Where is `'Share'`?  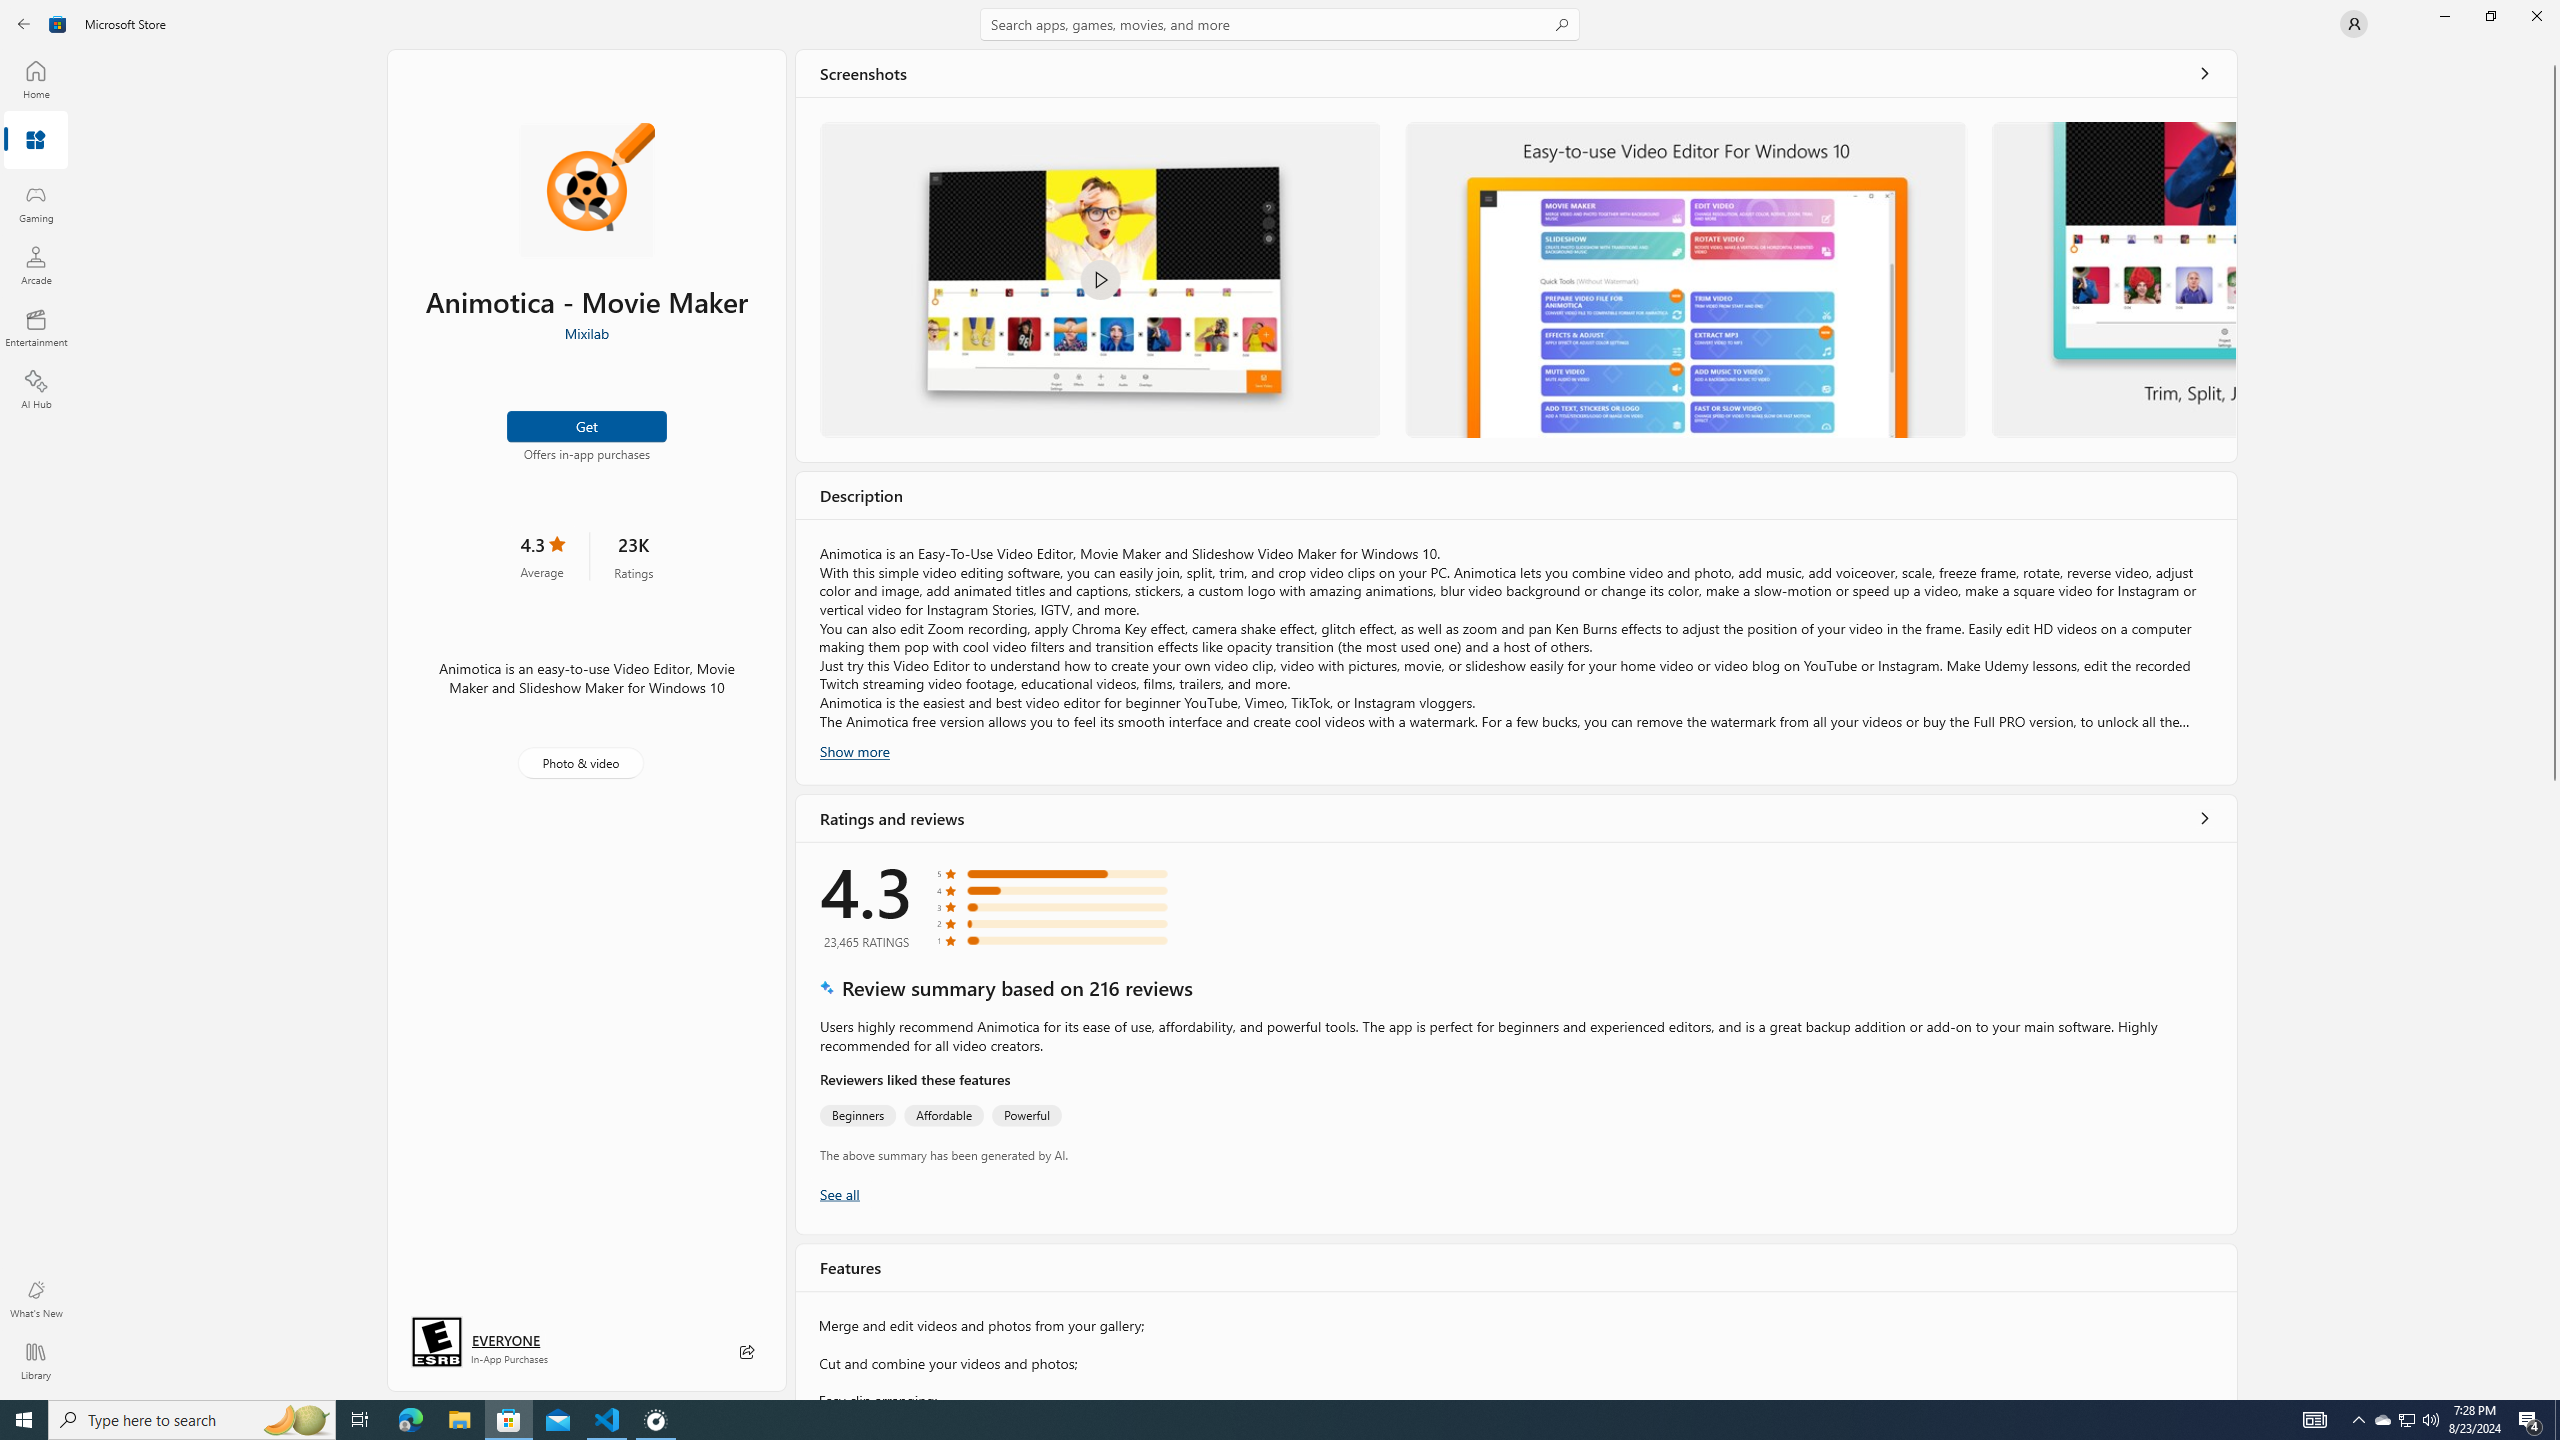 'Share' is located at coordinates (746, 1351).